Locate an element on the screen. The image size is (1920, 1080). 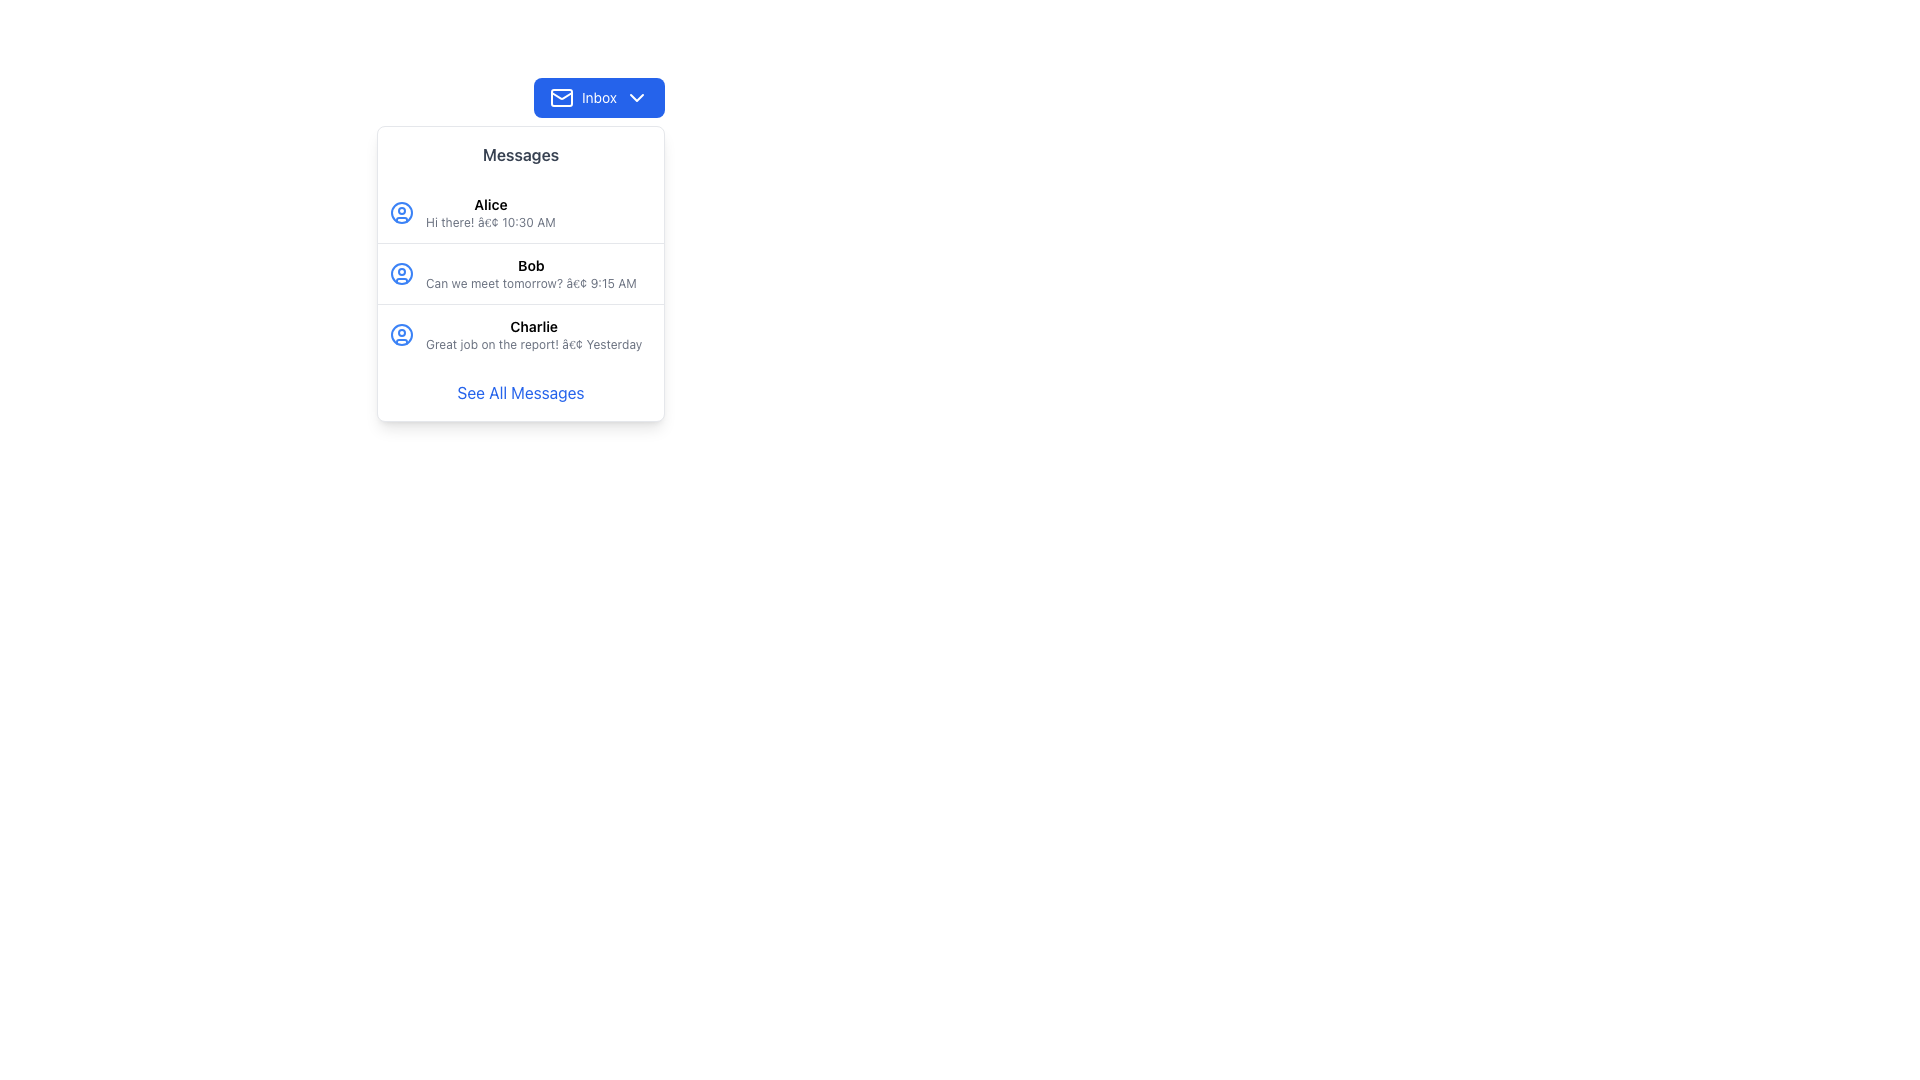
the blue link located at the bottom center of the message preview card is located at coordinates (521, 393).